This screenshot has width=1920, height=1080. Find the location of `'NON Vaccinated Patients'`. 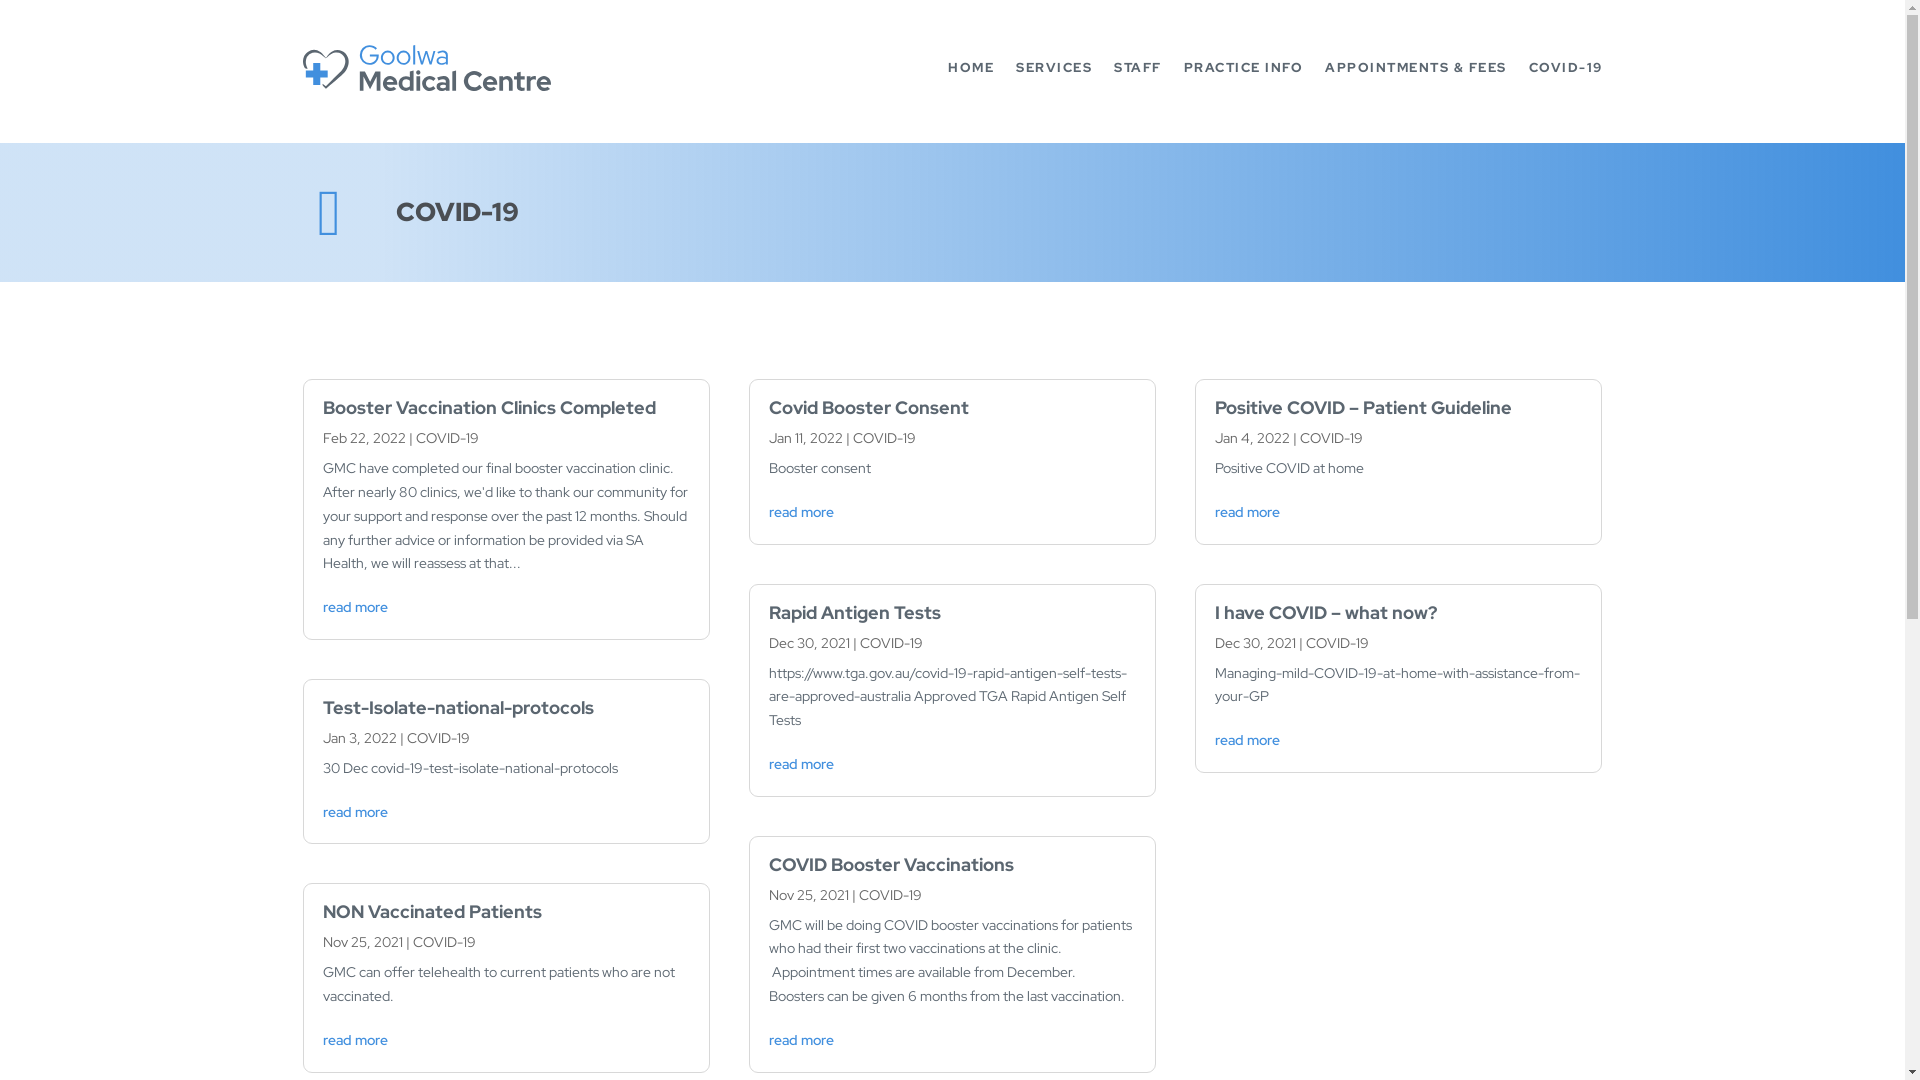

'NON Vaccinated Patients' is located at coordinates (430, 911).